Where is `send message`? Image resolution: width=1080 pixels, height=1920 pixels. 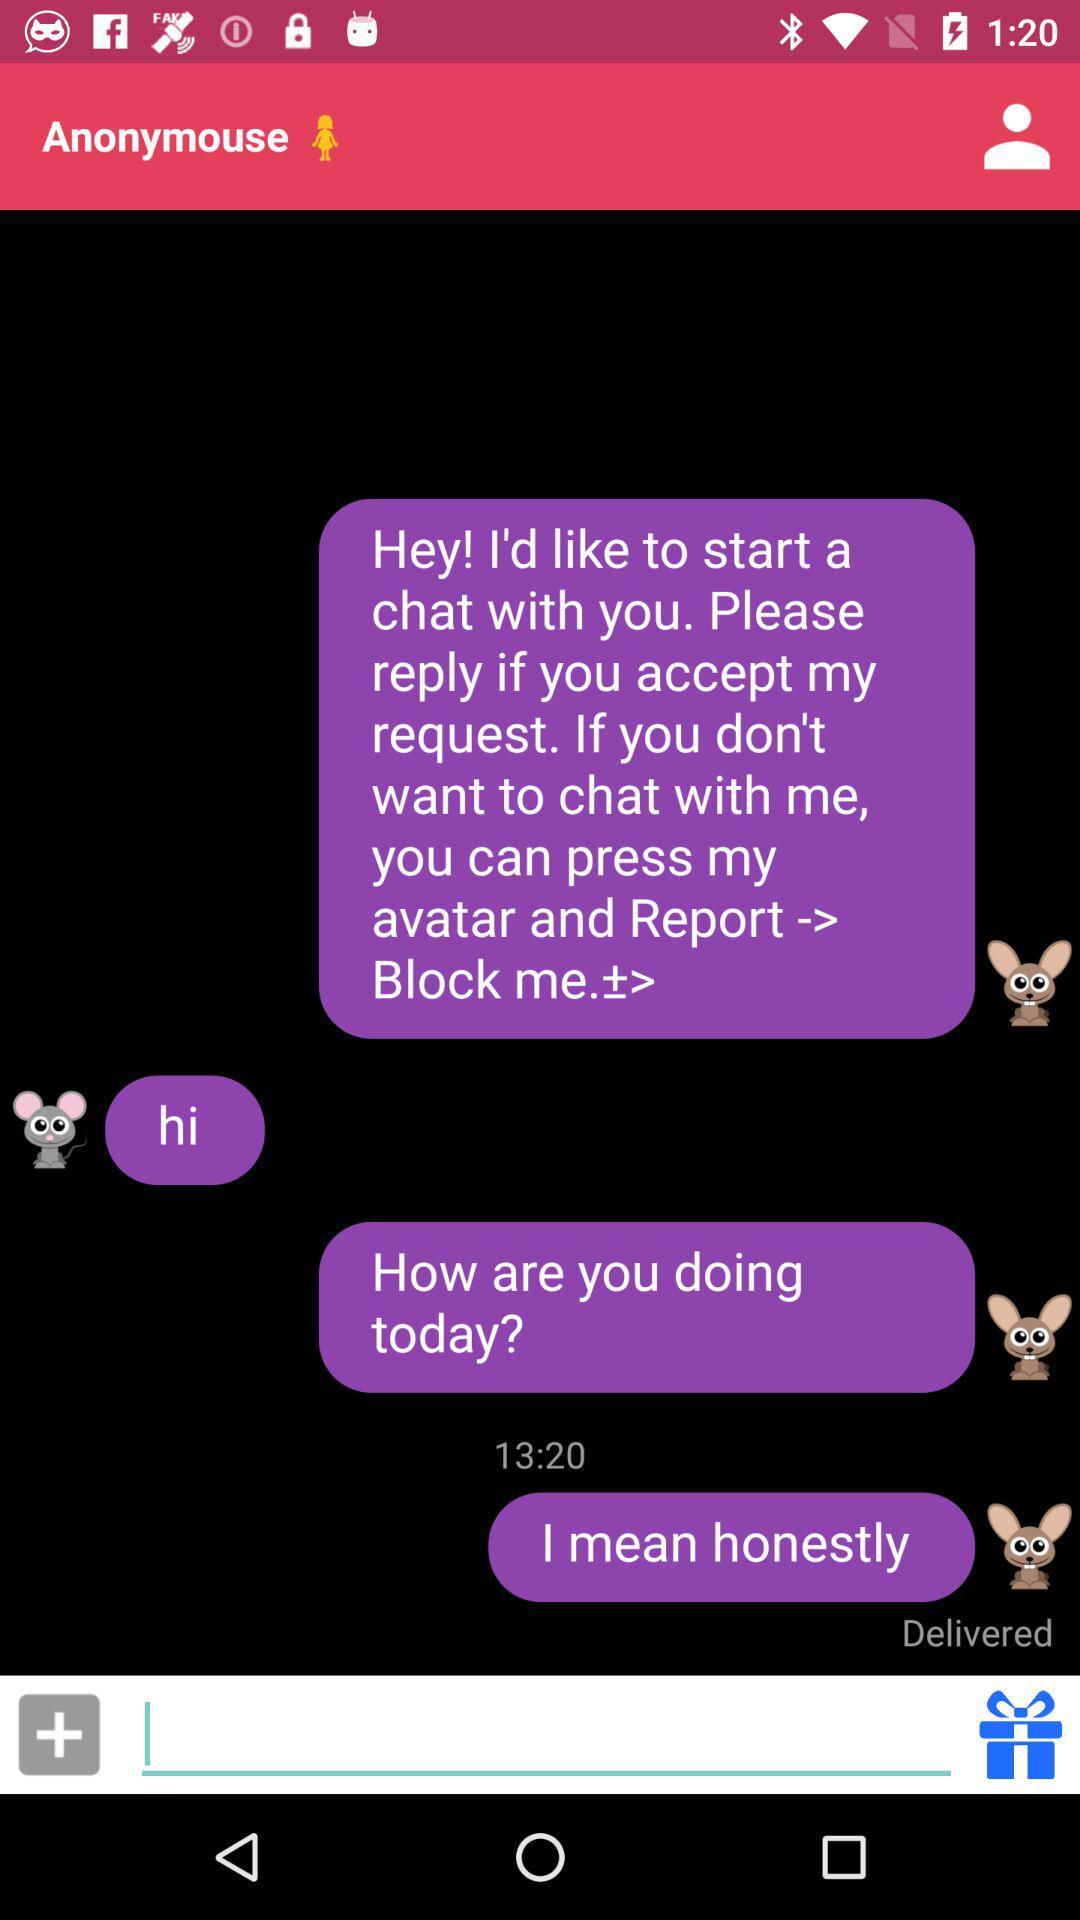
send message is located at coordinates (58, 1733).